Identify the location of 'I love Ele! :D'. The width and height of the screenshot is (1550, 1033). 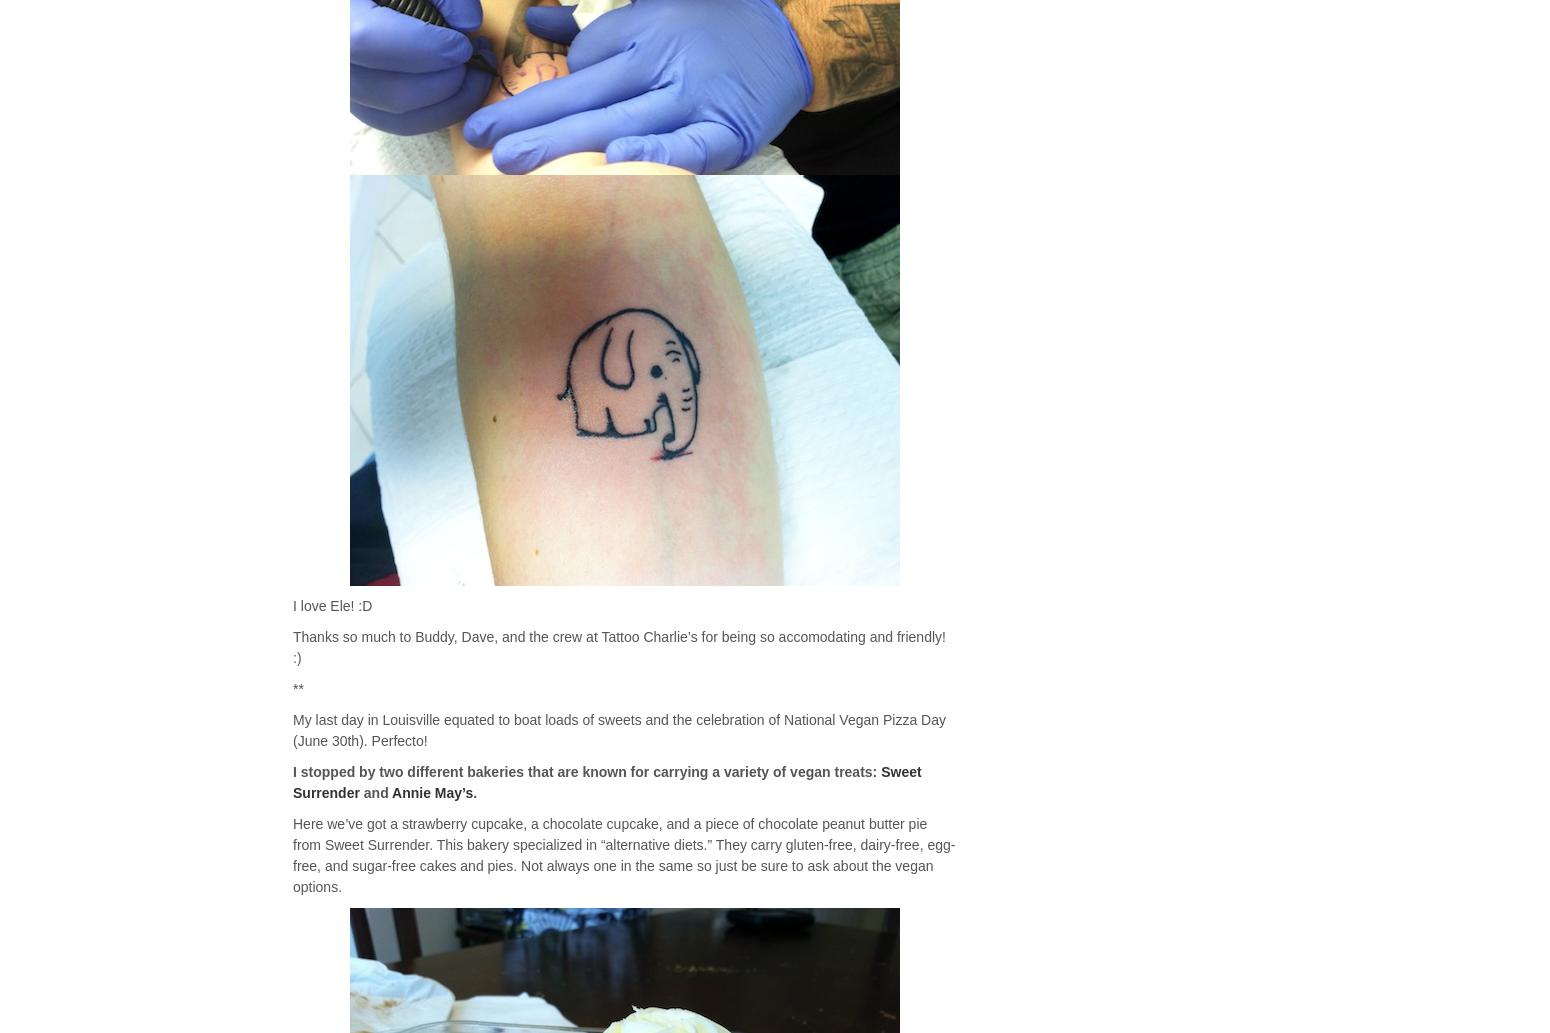
(331, 604).